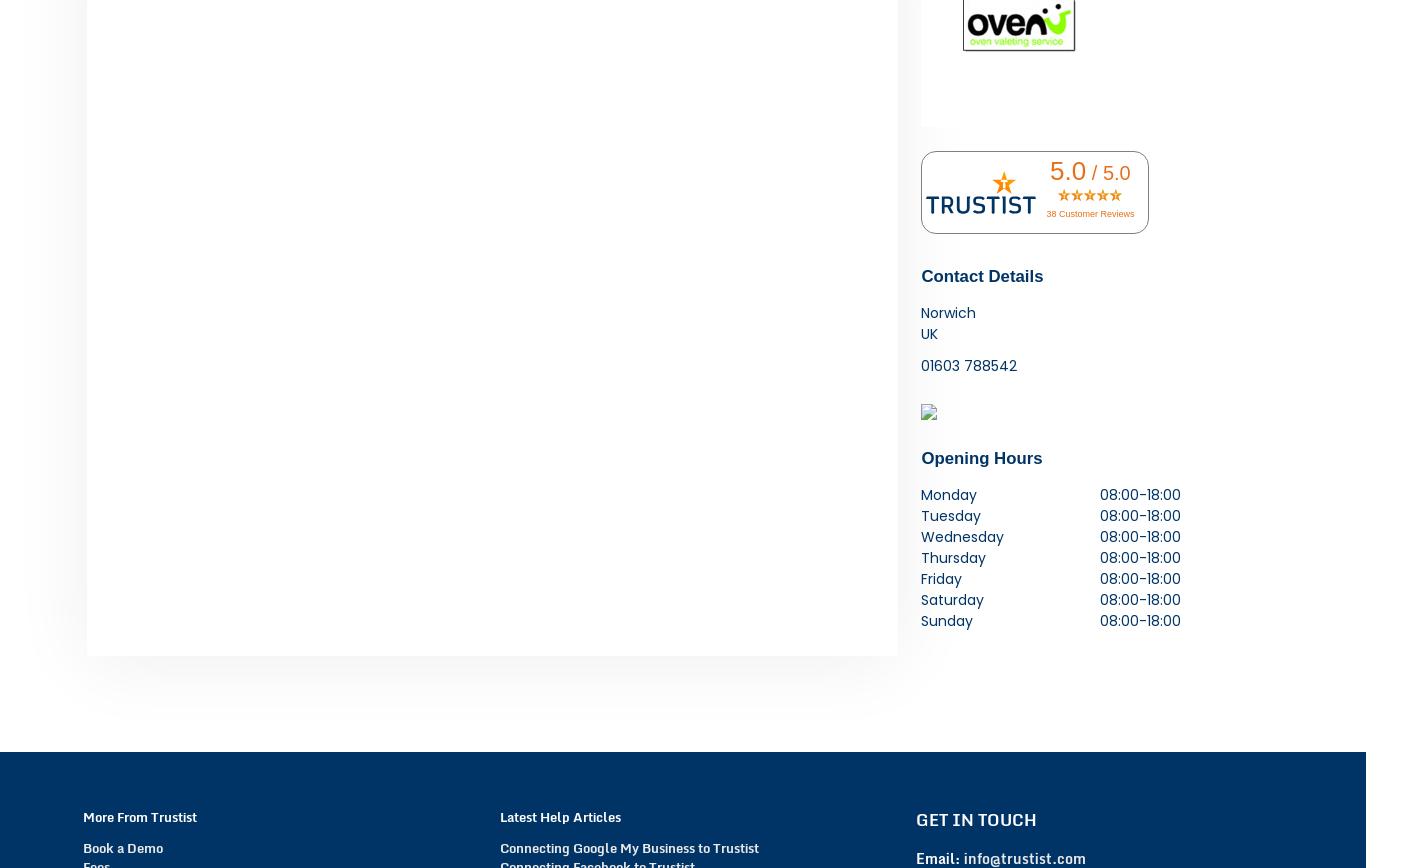 Image resolution: width=1417 pixels, height=868 pixels. I want to click on 'Saturday', so click(952, 599).